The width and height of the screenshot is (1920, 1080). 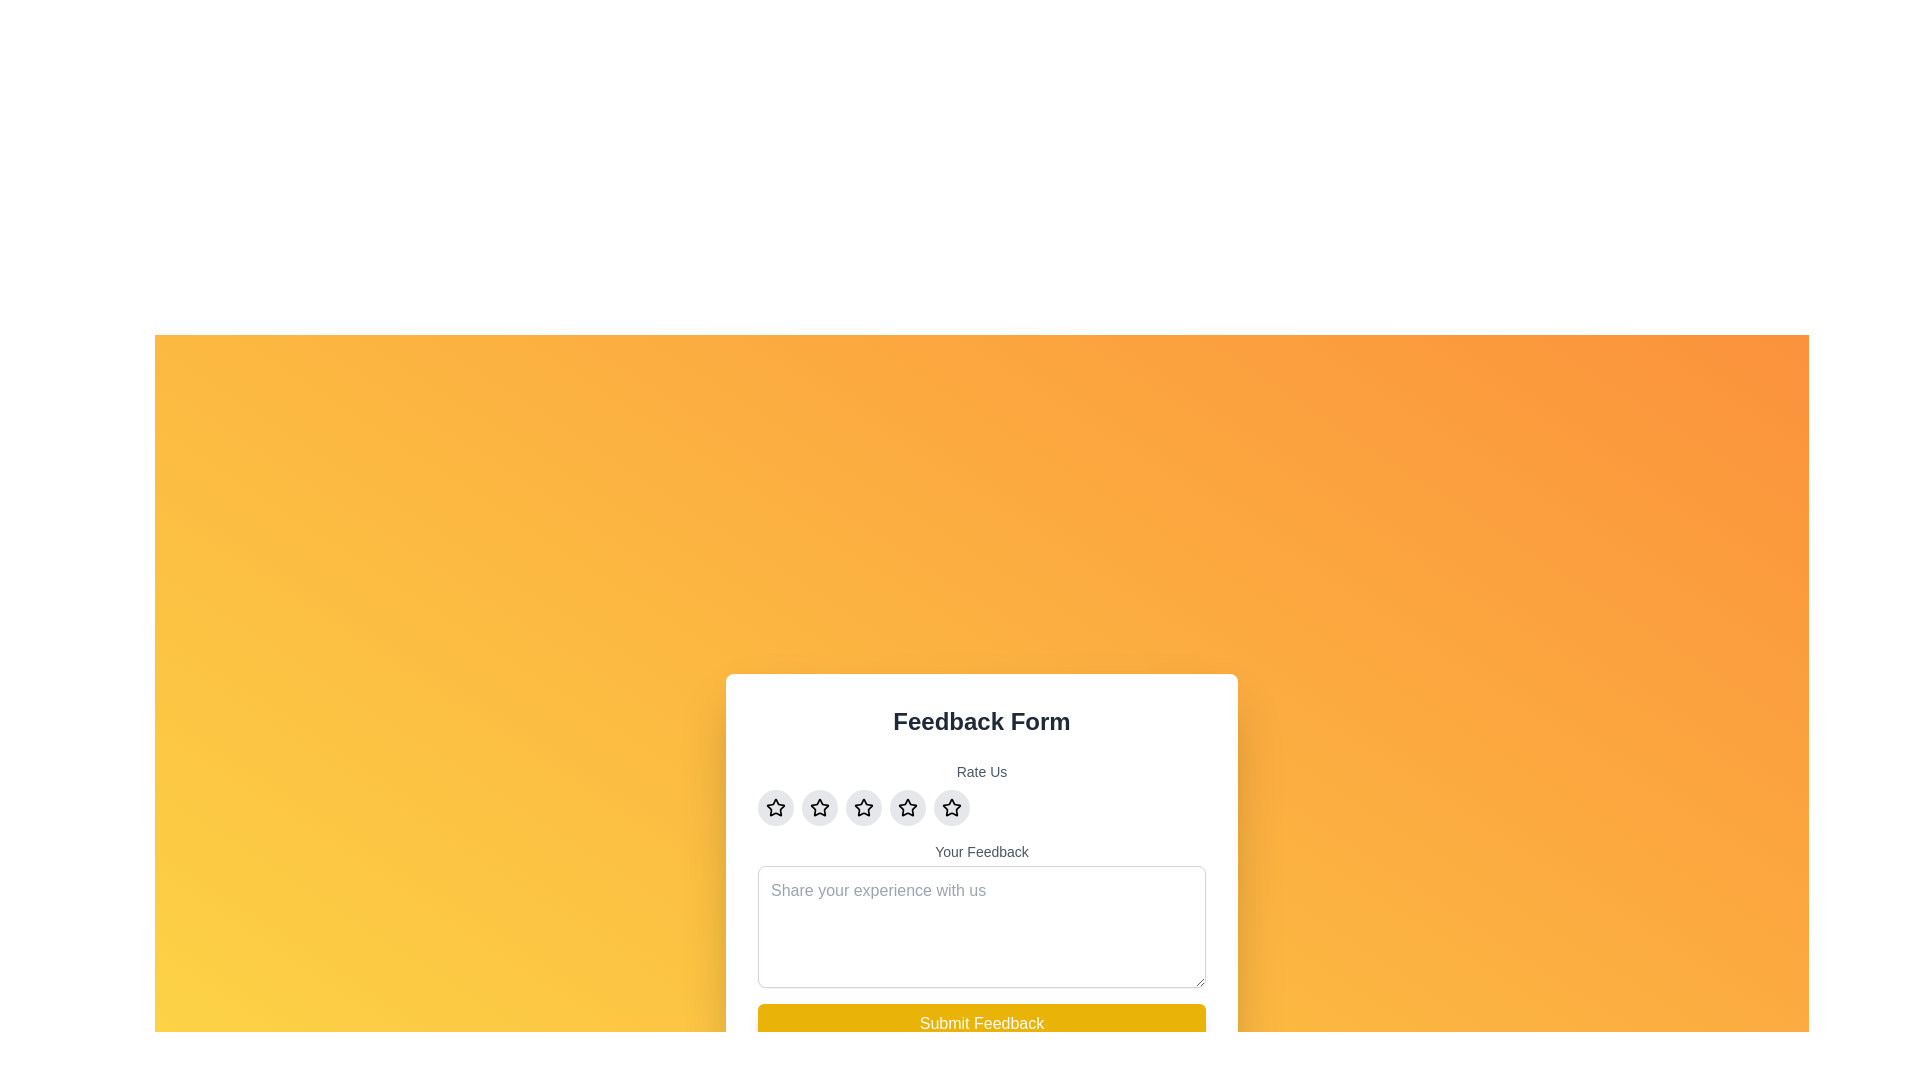 I want to click on the star-shaped icon button in the 'Rate Us' section of the 'Feedback Form', so click(x=775, y=806).